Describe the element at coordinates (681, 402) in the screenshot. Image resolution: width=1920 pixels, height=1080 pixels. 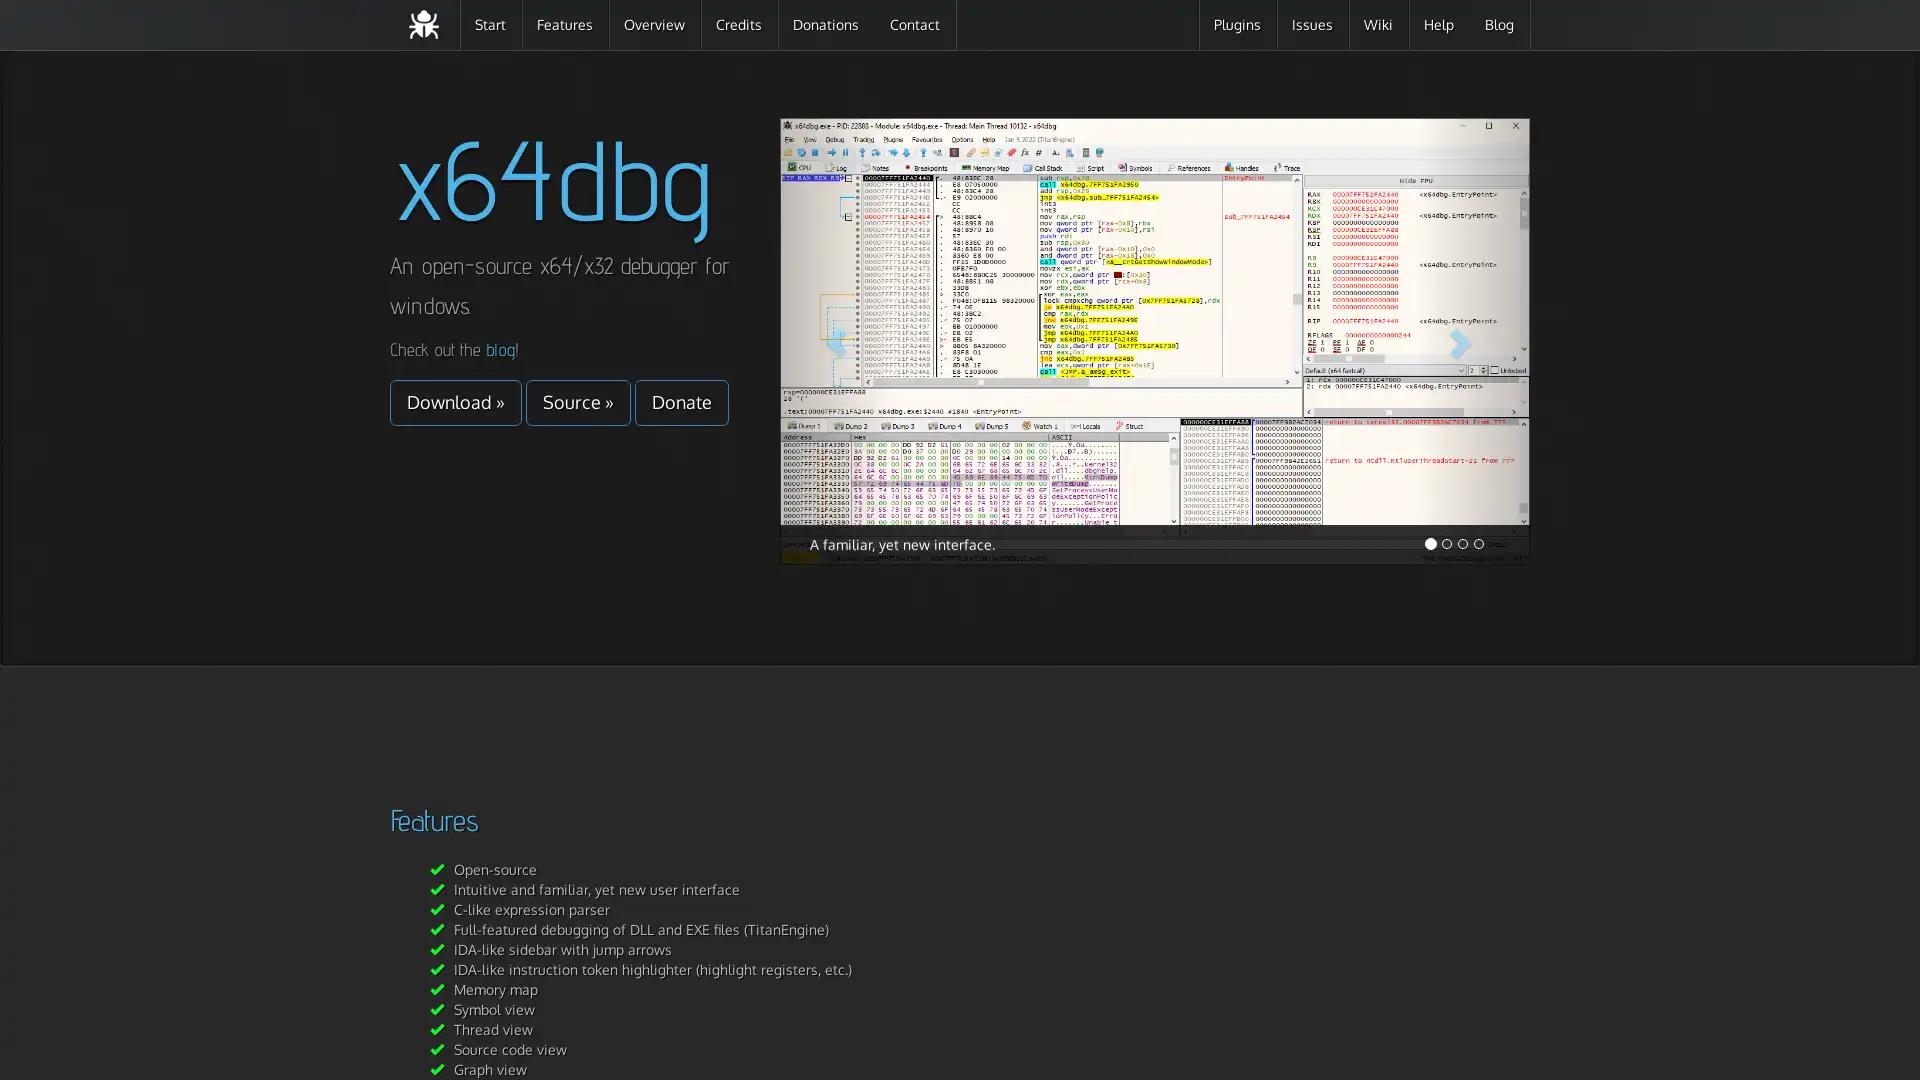
I see `Donate` at that location.